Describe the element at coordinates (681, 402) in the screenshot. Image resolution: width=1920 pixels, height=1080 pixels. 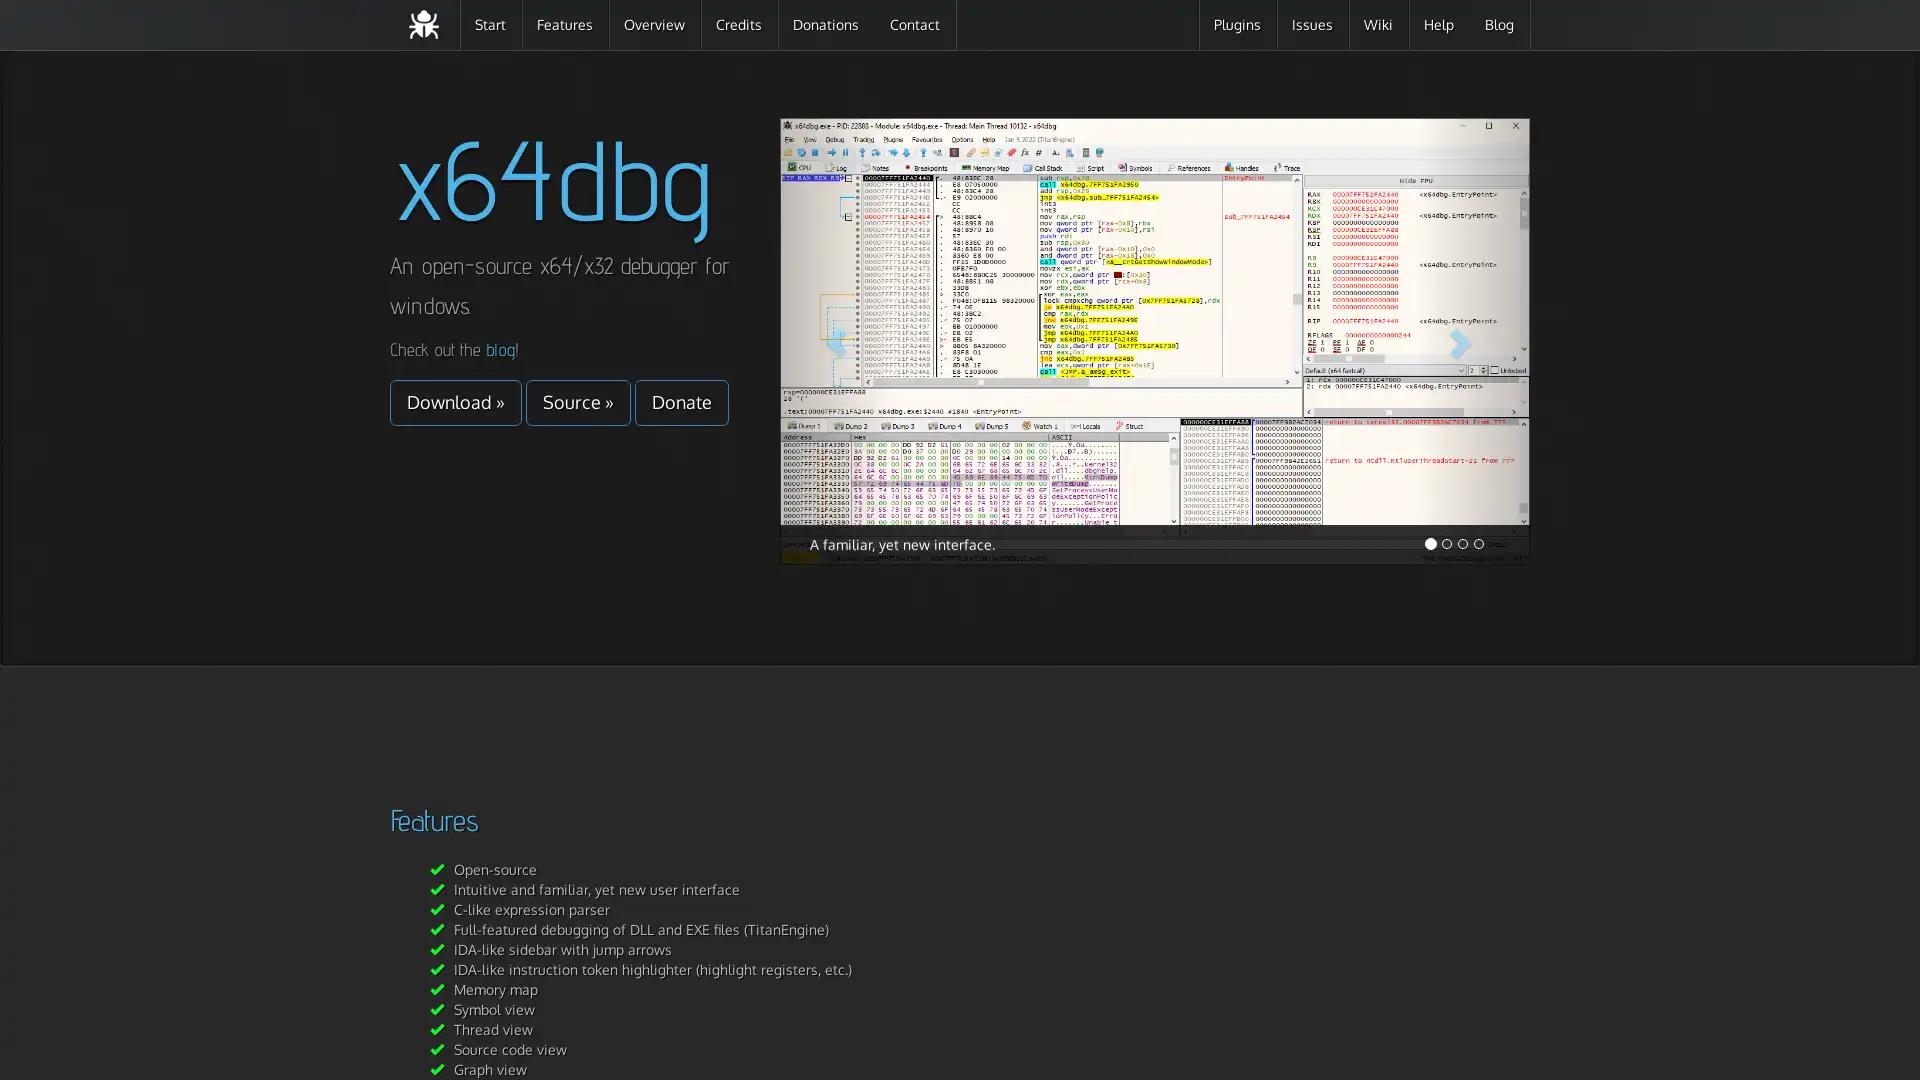
I see `Donate` at that location.